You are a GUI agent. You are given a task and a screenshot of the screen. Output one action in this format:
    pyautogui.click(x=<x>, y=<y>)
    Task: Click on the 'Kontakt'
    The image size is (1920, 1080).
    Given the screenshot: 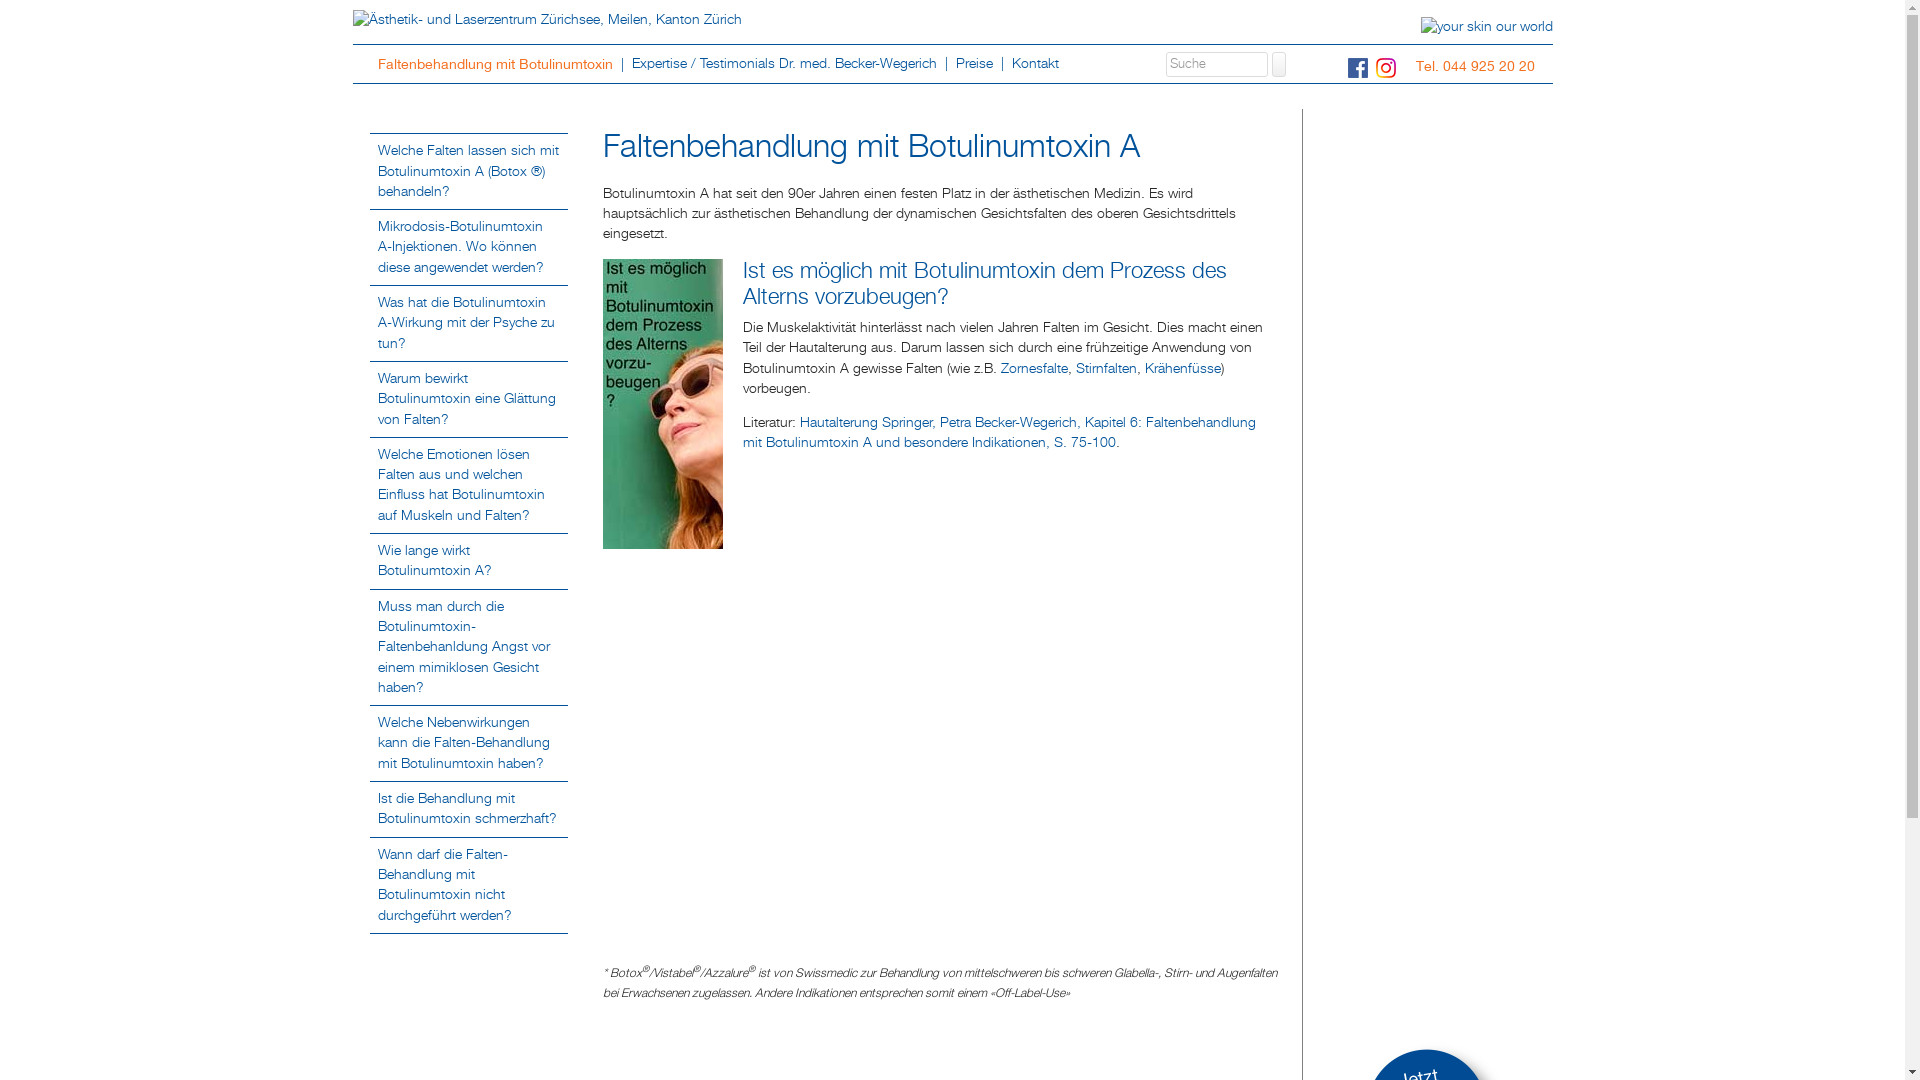 What is the action you would take?
    pyautogui.click(x=1035, y=62)
    